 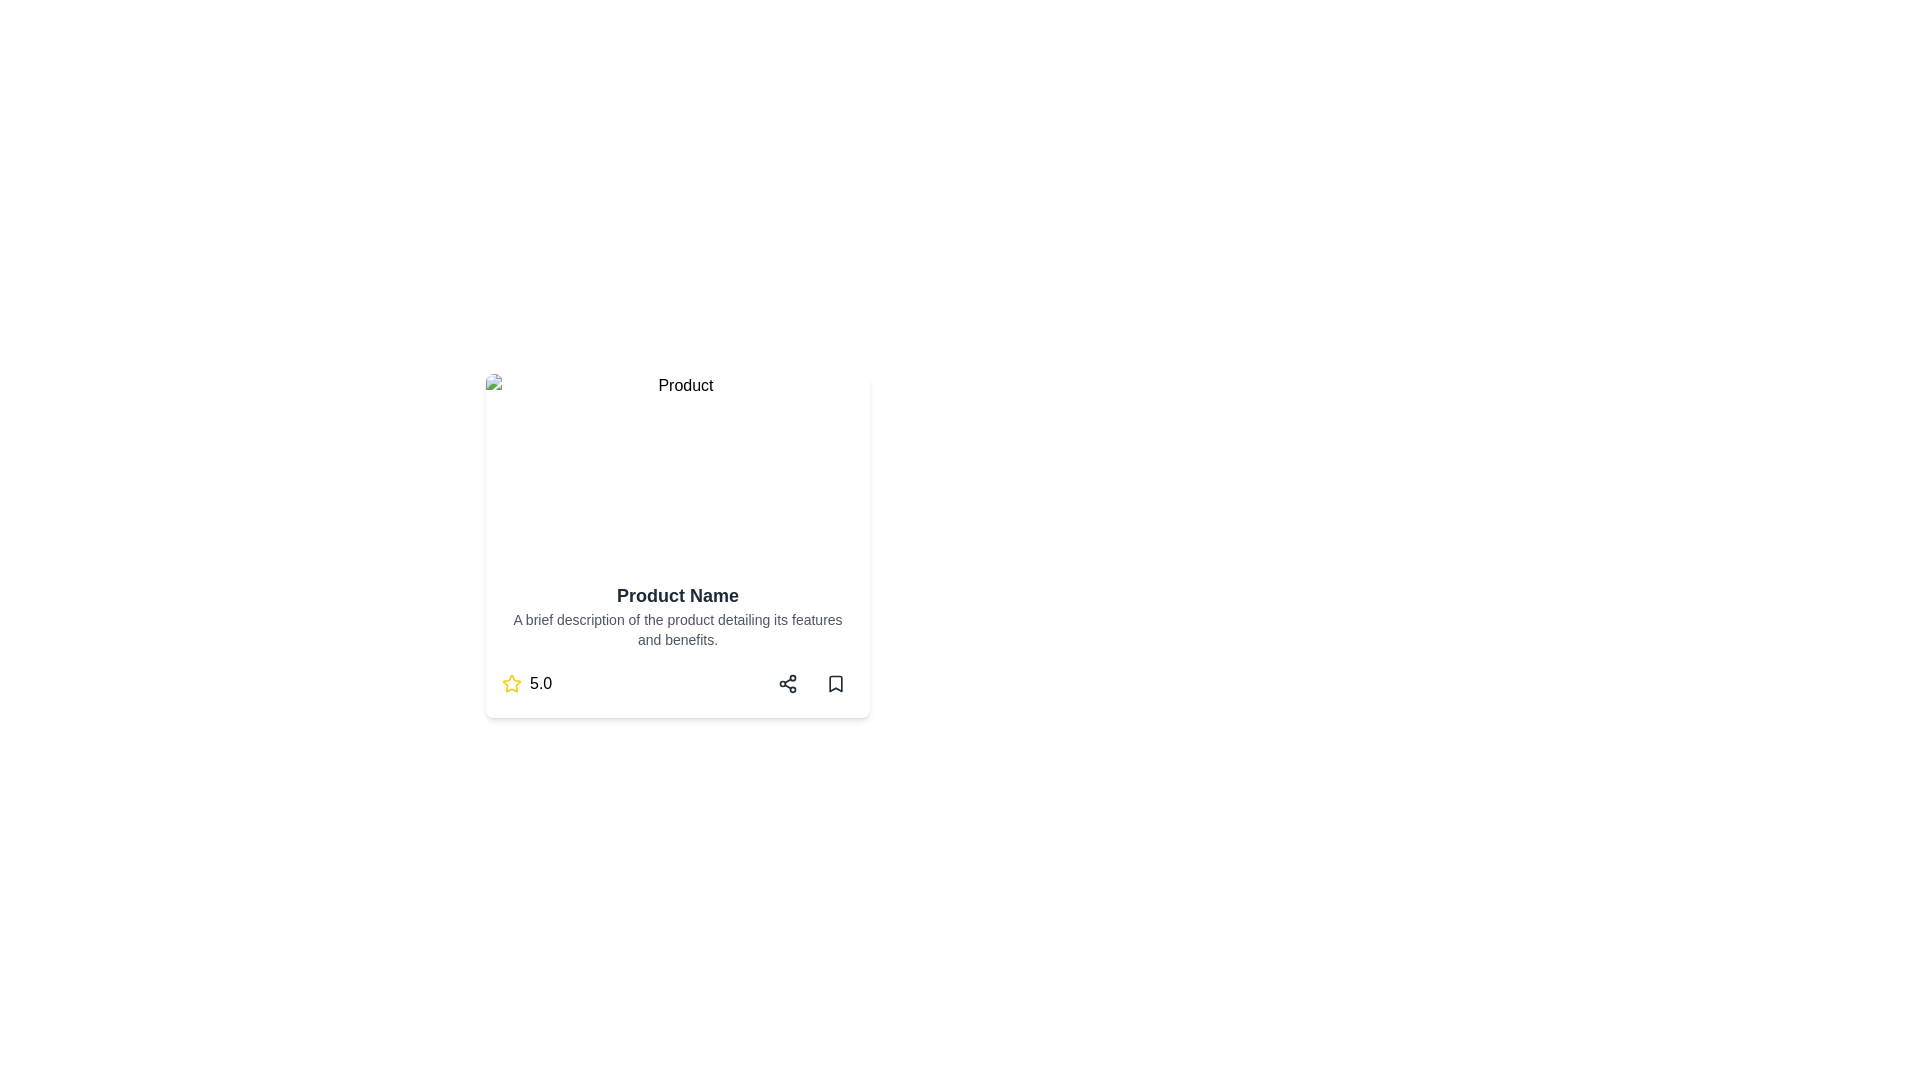 What do you see at coordinates (677, 595) in the screenshot?
I see `the large, bold text element that reads 'Product Name', which is positioned at the top of a card layout` at bounding box center [677, 595].